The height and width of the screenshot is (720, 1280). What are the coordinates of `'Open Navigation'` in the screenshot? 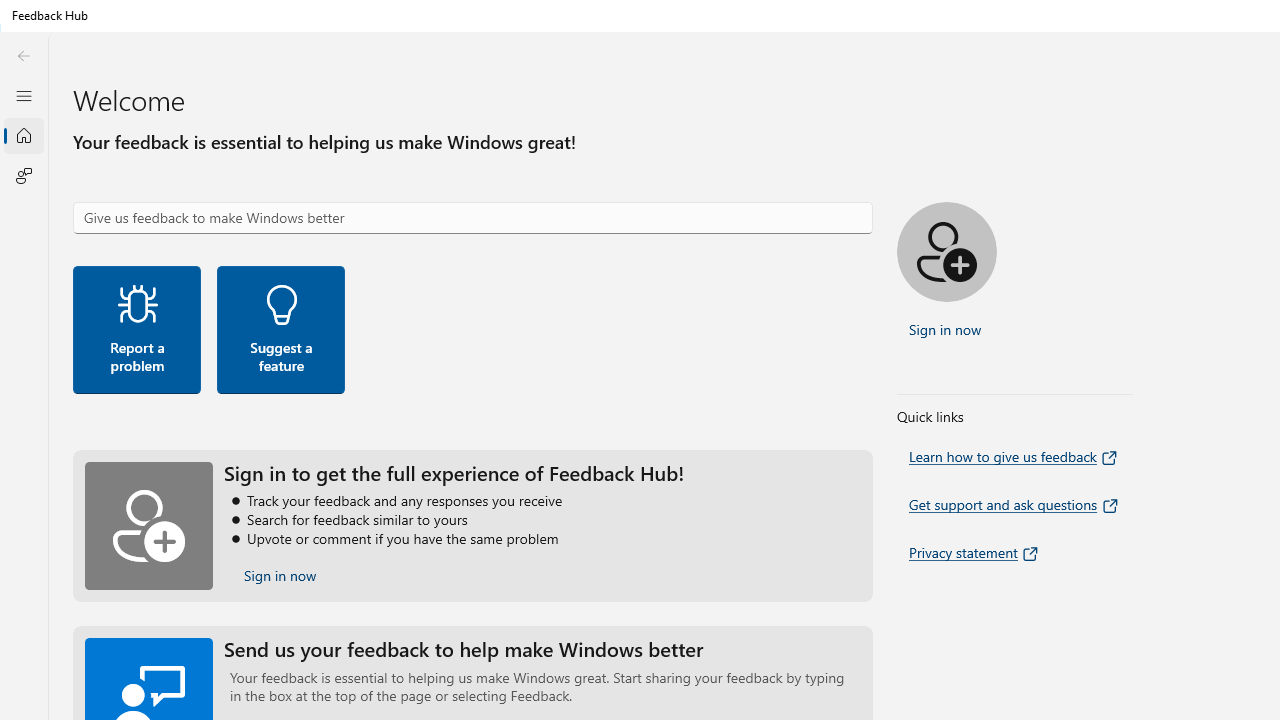 It's located at (23, 95).